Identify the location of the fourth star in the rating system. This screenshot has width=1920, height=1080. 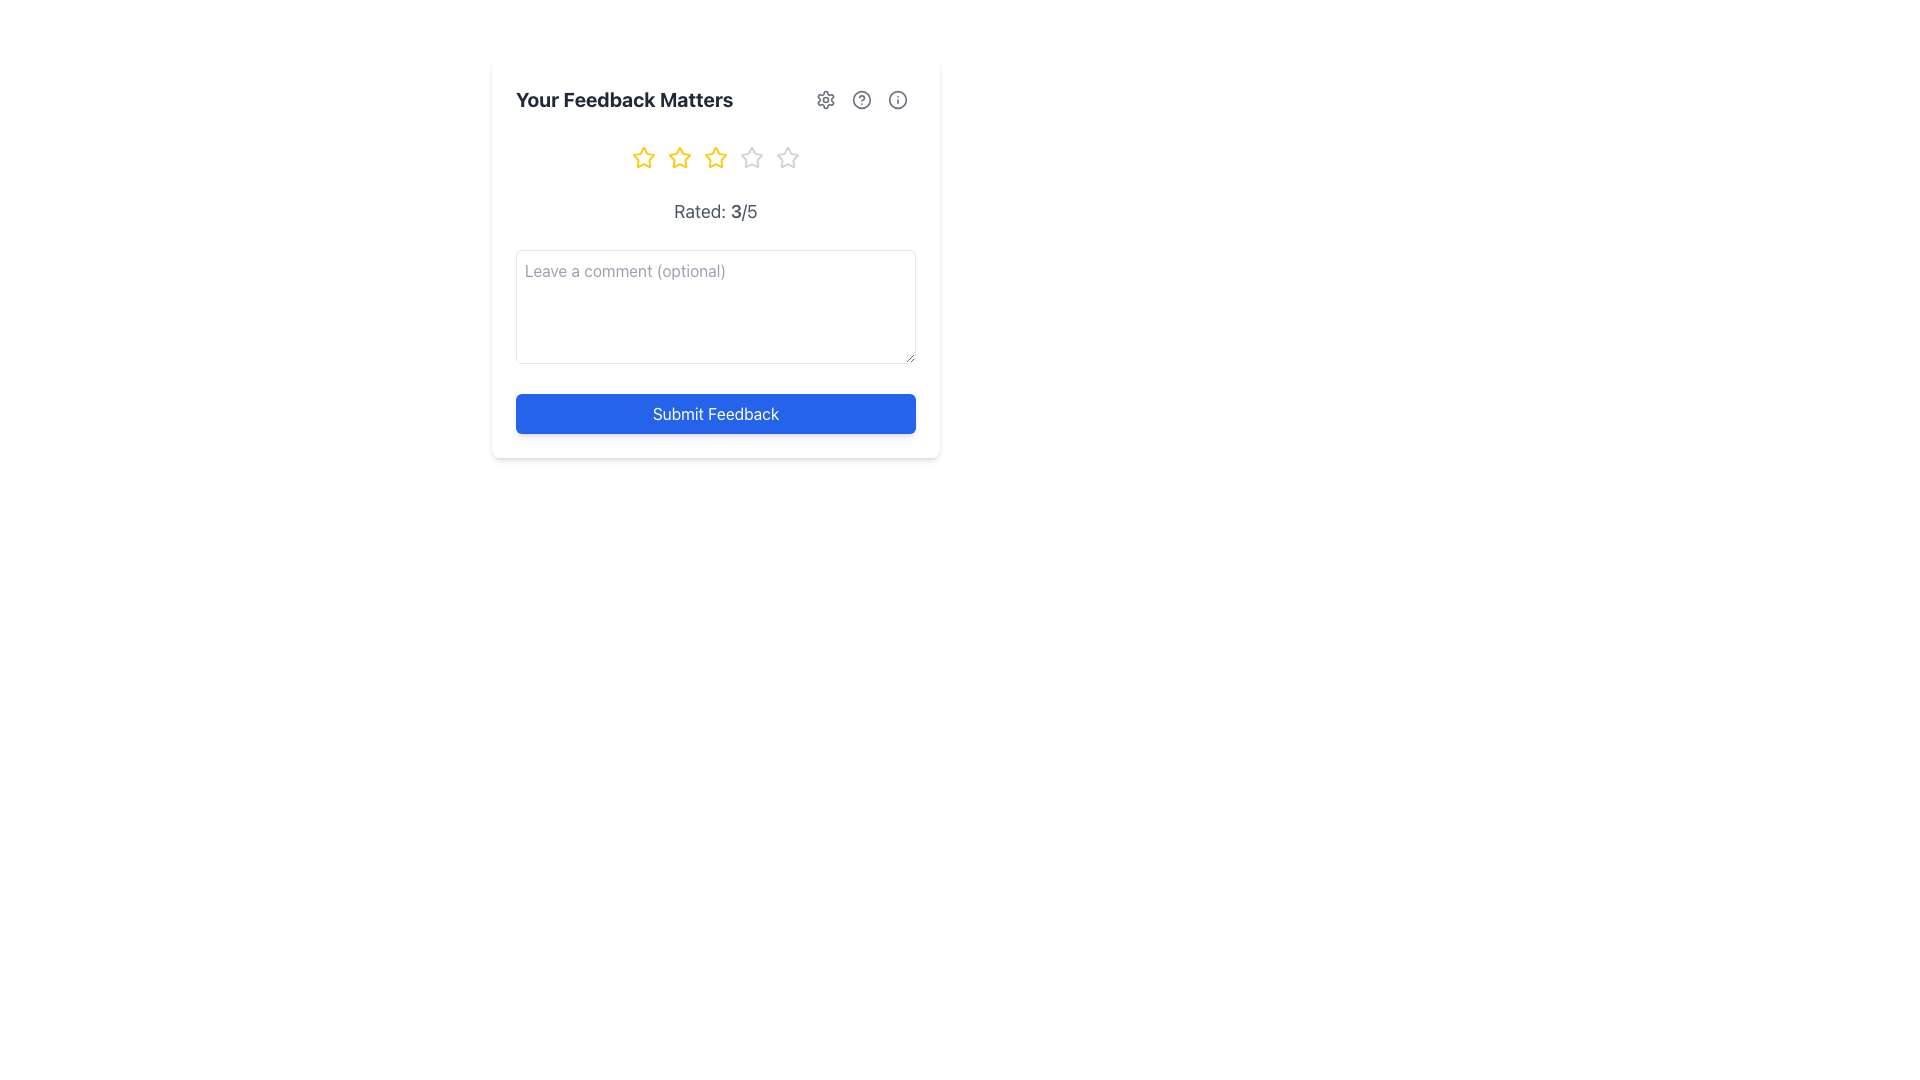
(786, 156).